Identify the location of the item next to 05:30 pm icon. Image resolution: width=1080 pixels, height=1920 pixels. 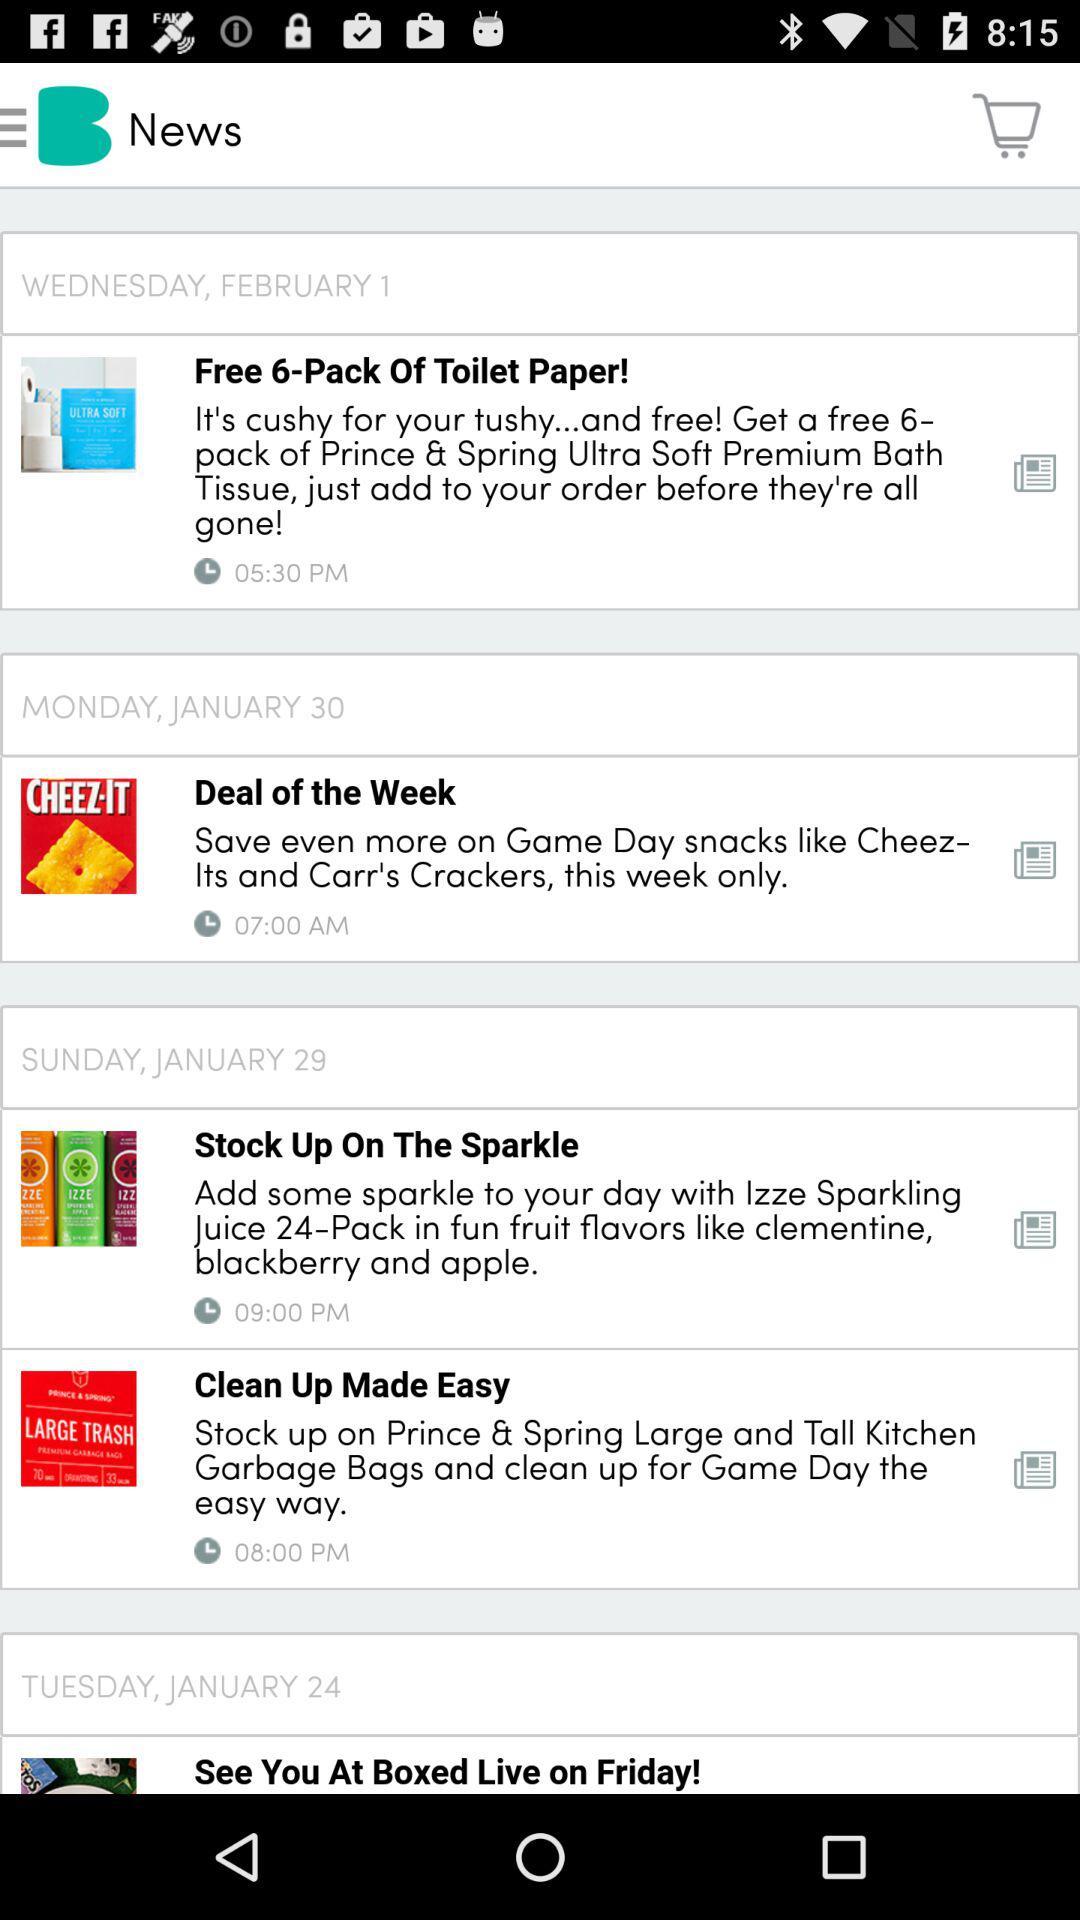
(207, 570).